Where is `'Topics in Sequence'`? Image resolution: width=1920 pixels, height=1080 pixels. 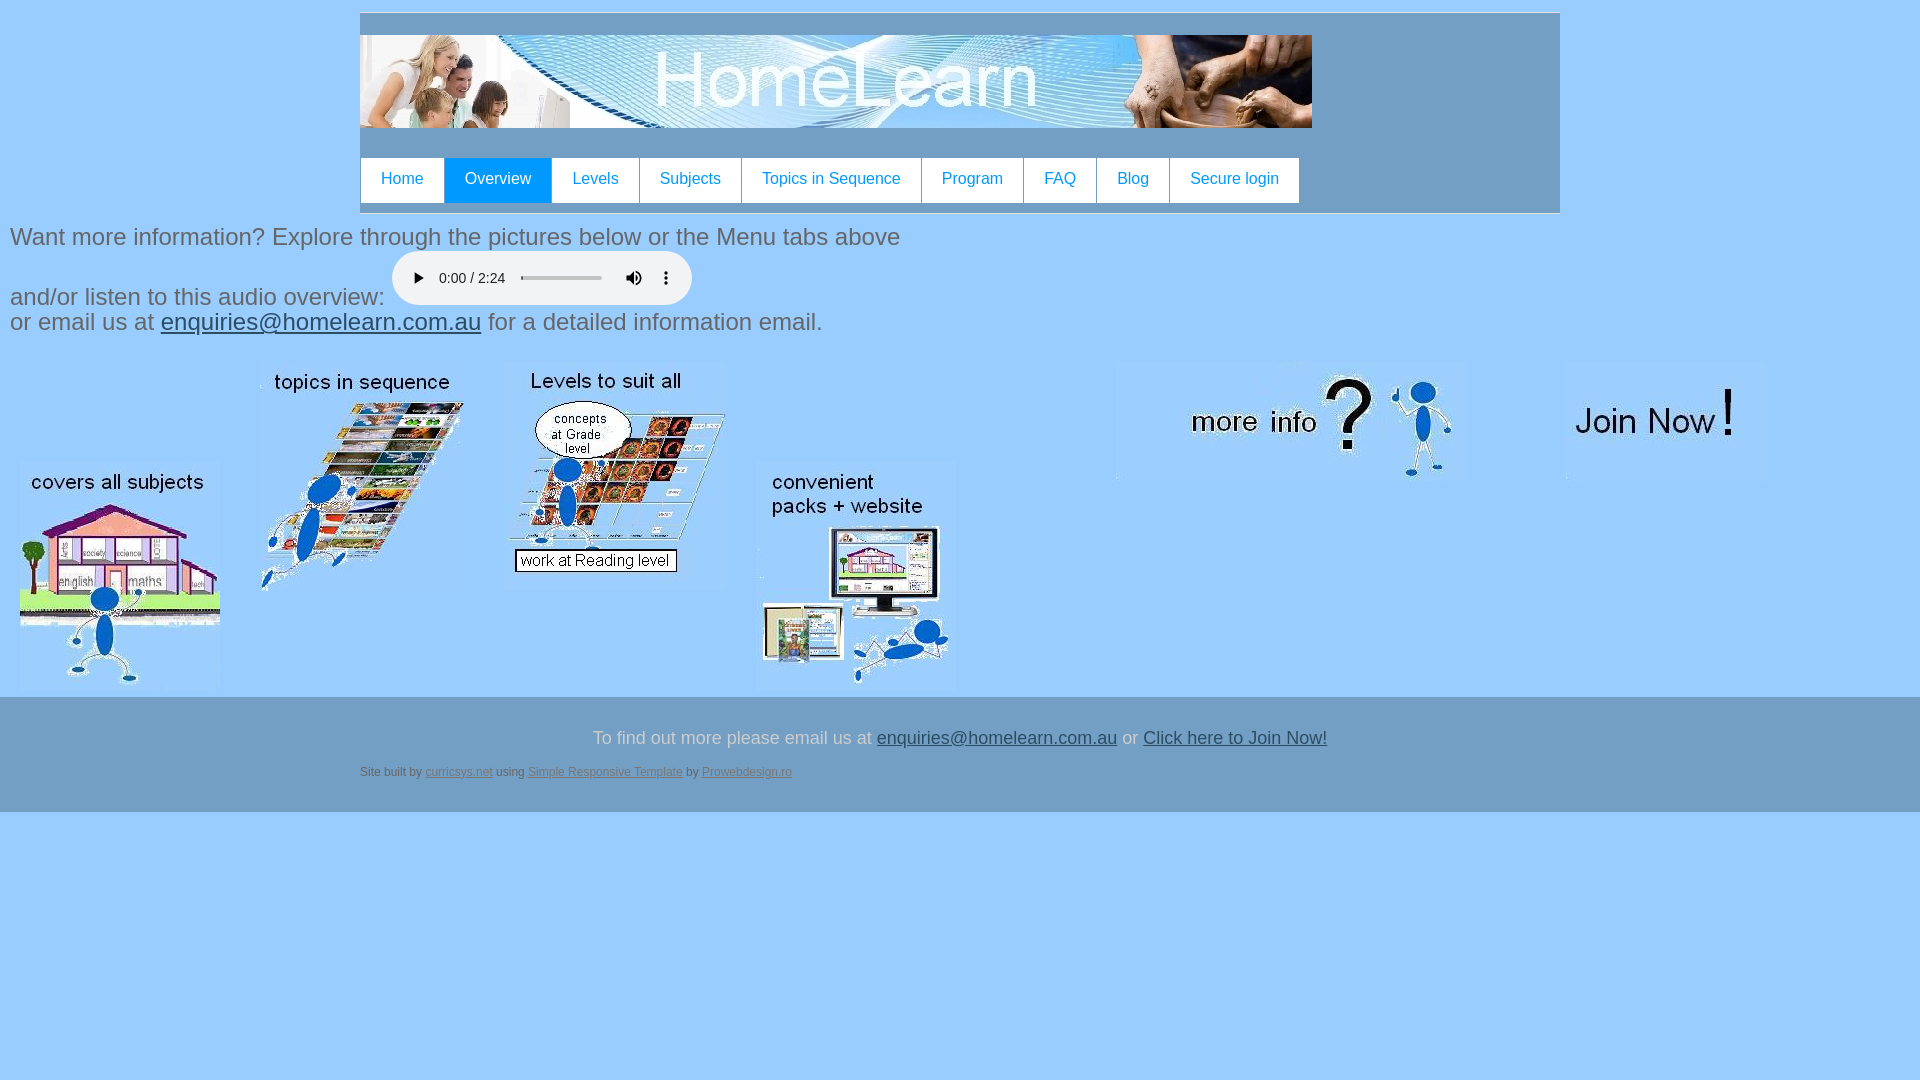
'Topics in Sequence' is located at coordinates (741, 180).